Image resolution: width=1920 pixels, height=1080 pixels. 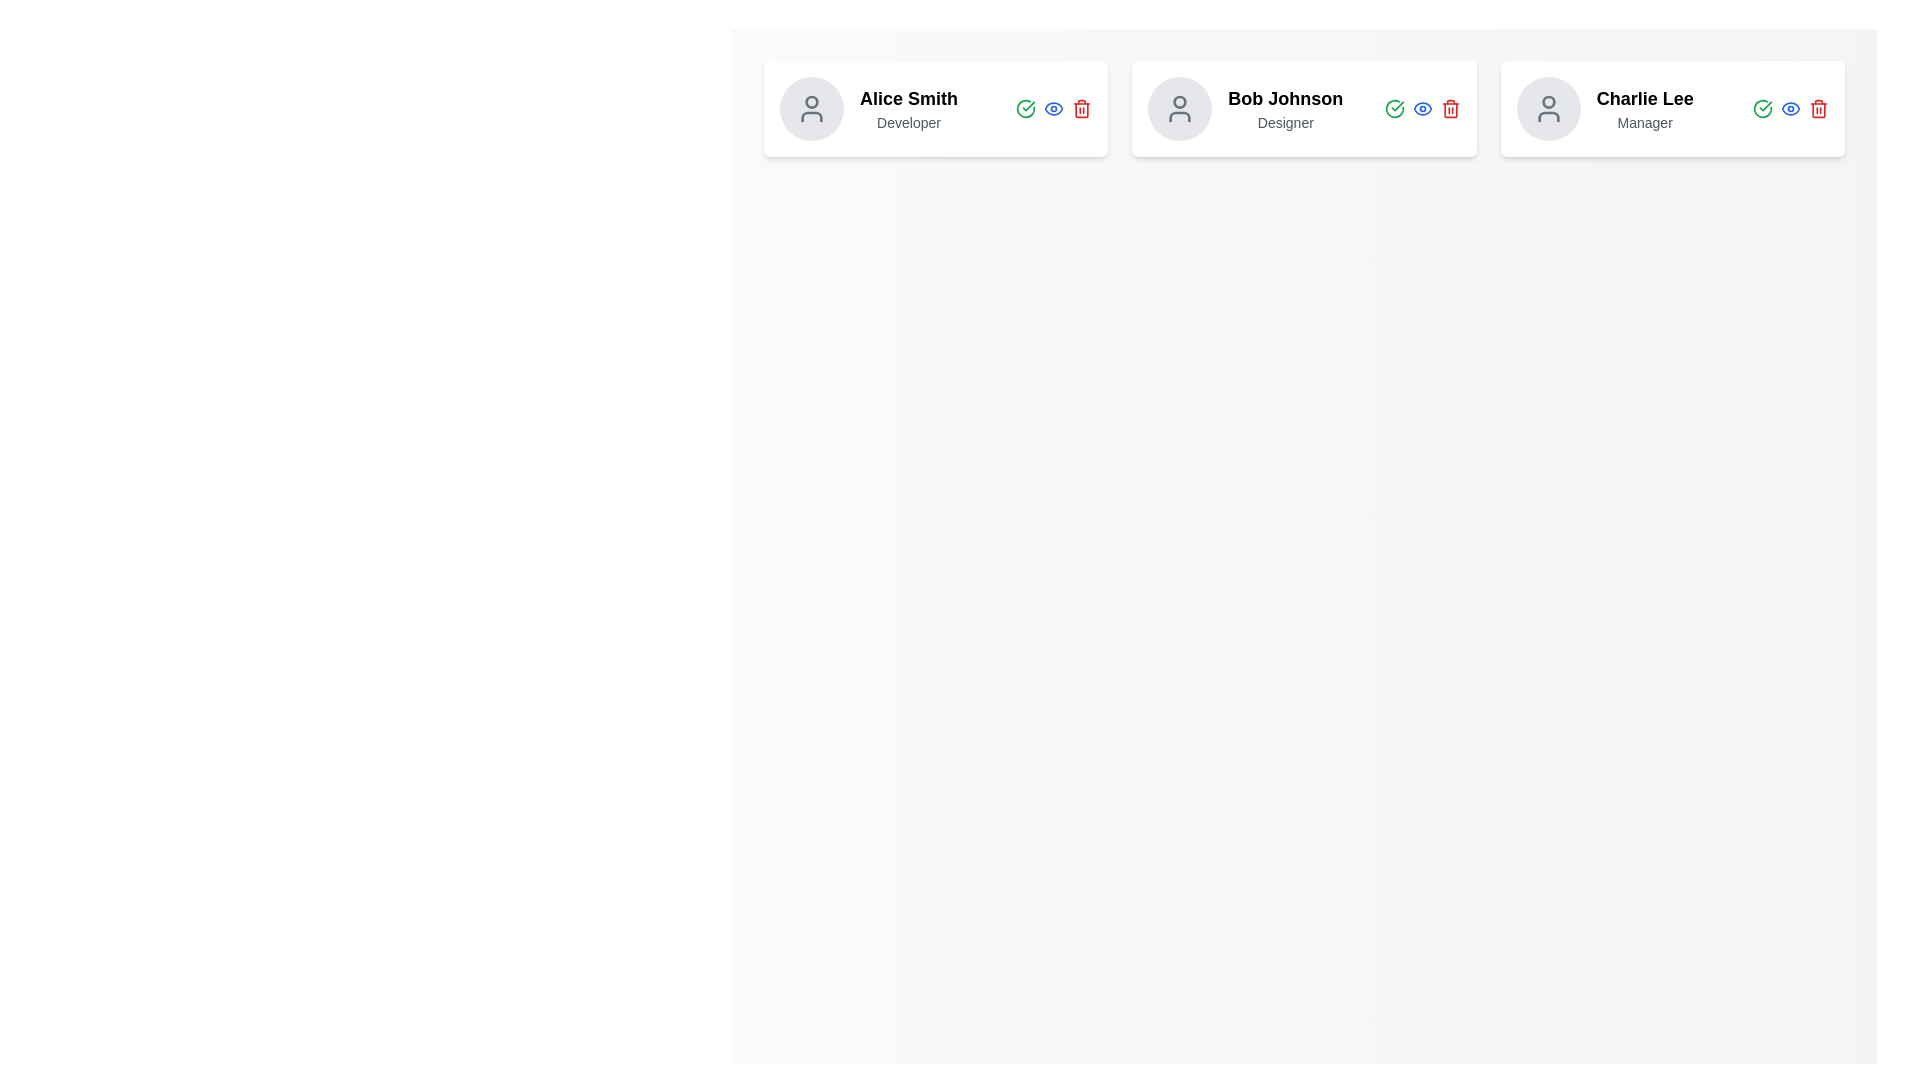 What do you see at coordinates (1026, 108) in the screenshot?
I see `the circular green icon with a checkmark inside, located next to 'Alice Smith - Developer' in the top-left corner of the interface` at bounding box center [1026, 108].